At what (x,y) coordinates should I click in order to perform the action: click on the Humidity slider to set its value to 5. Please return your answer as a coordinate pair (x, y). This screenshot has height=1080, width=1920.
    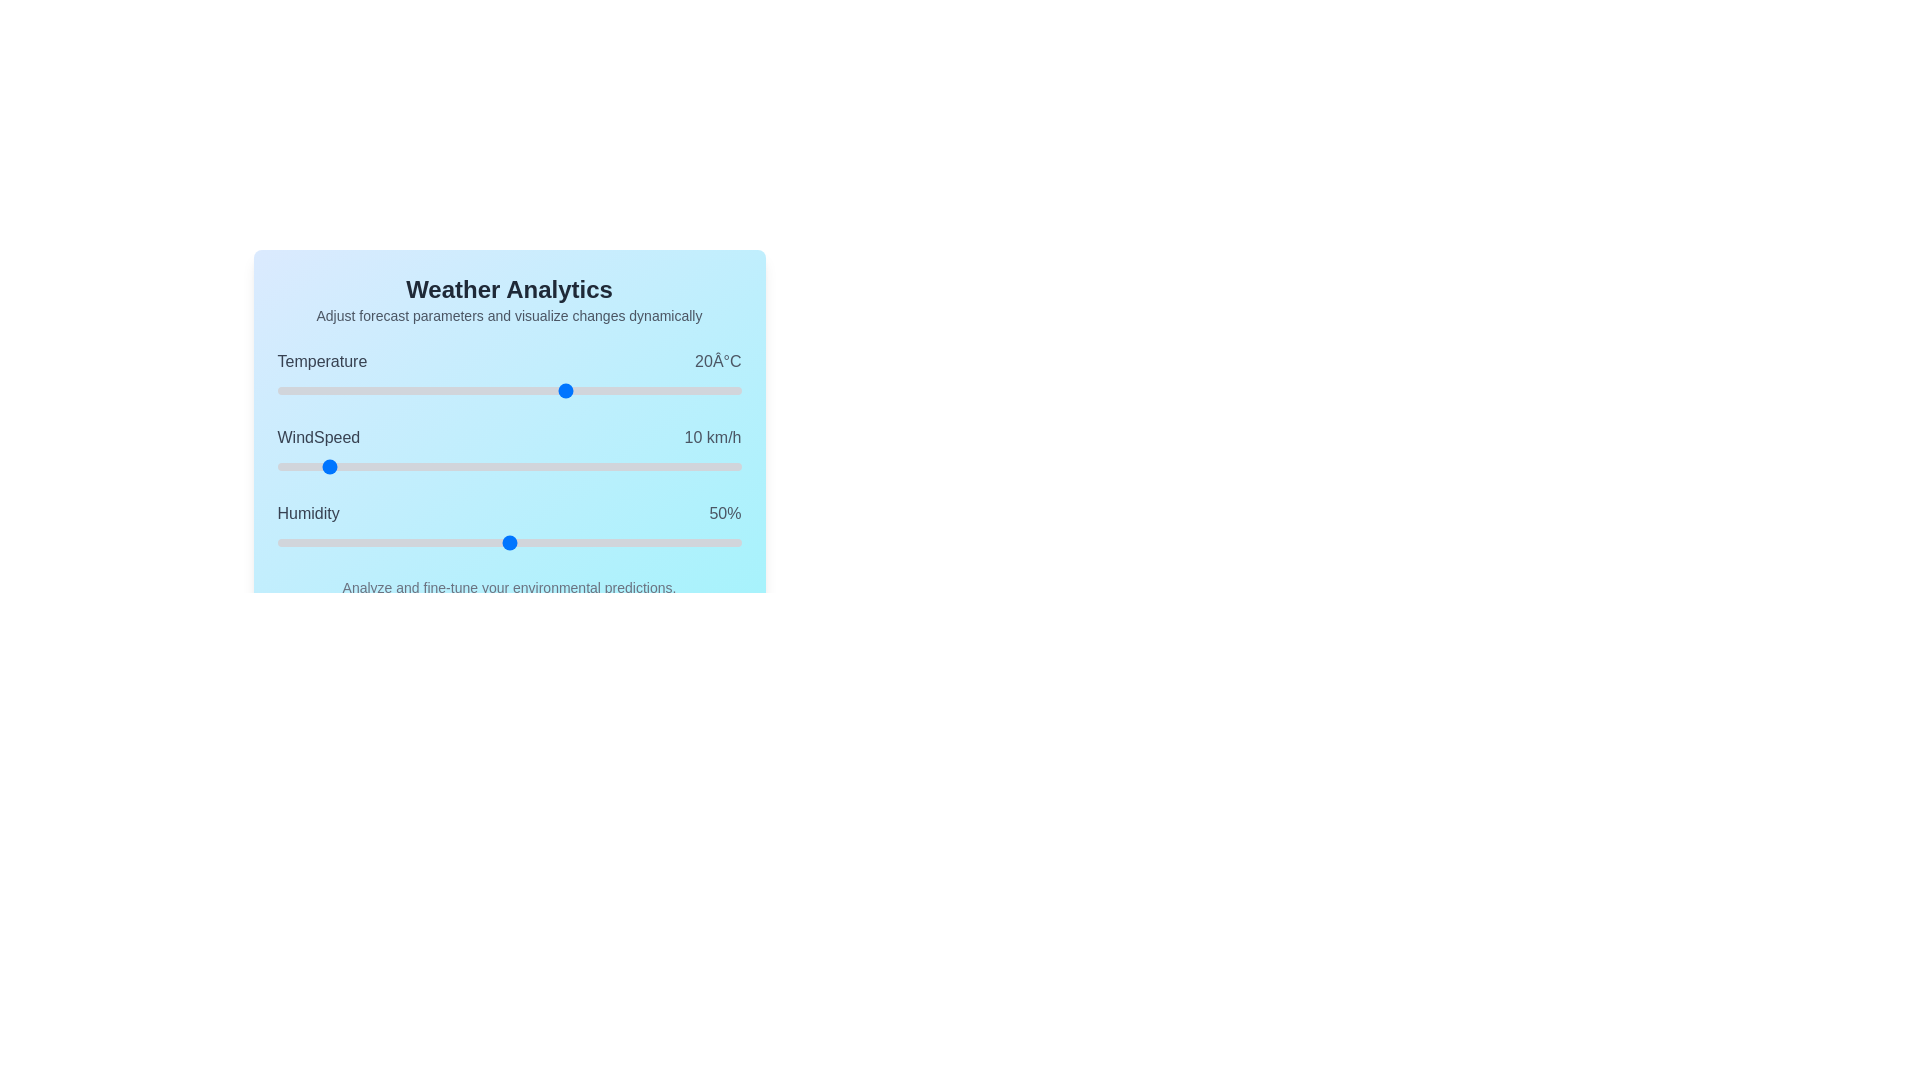
    Looking at the image, I should click on (299, 543).